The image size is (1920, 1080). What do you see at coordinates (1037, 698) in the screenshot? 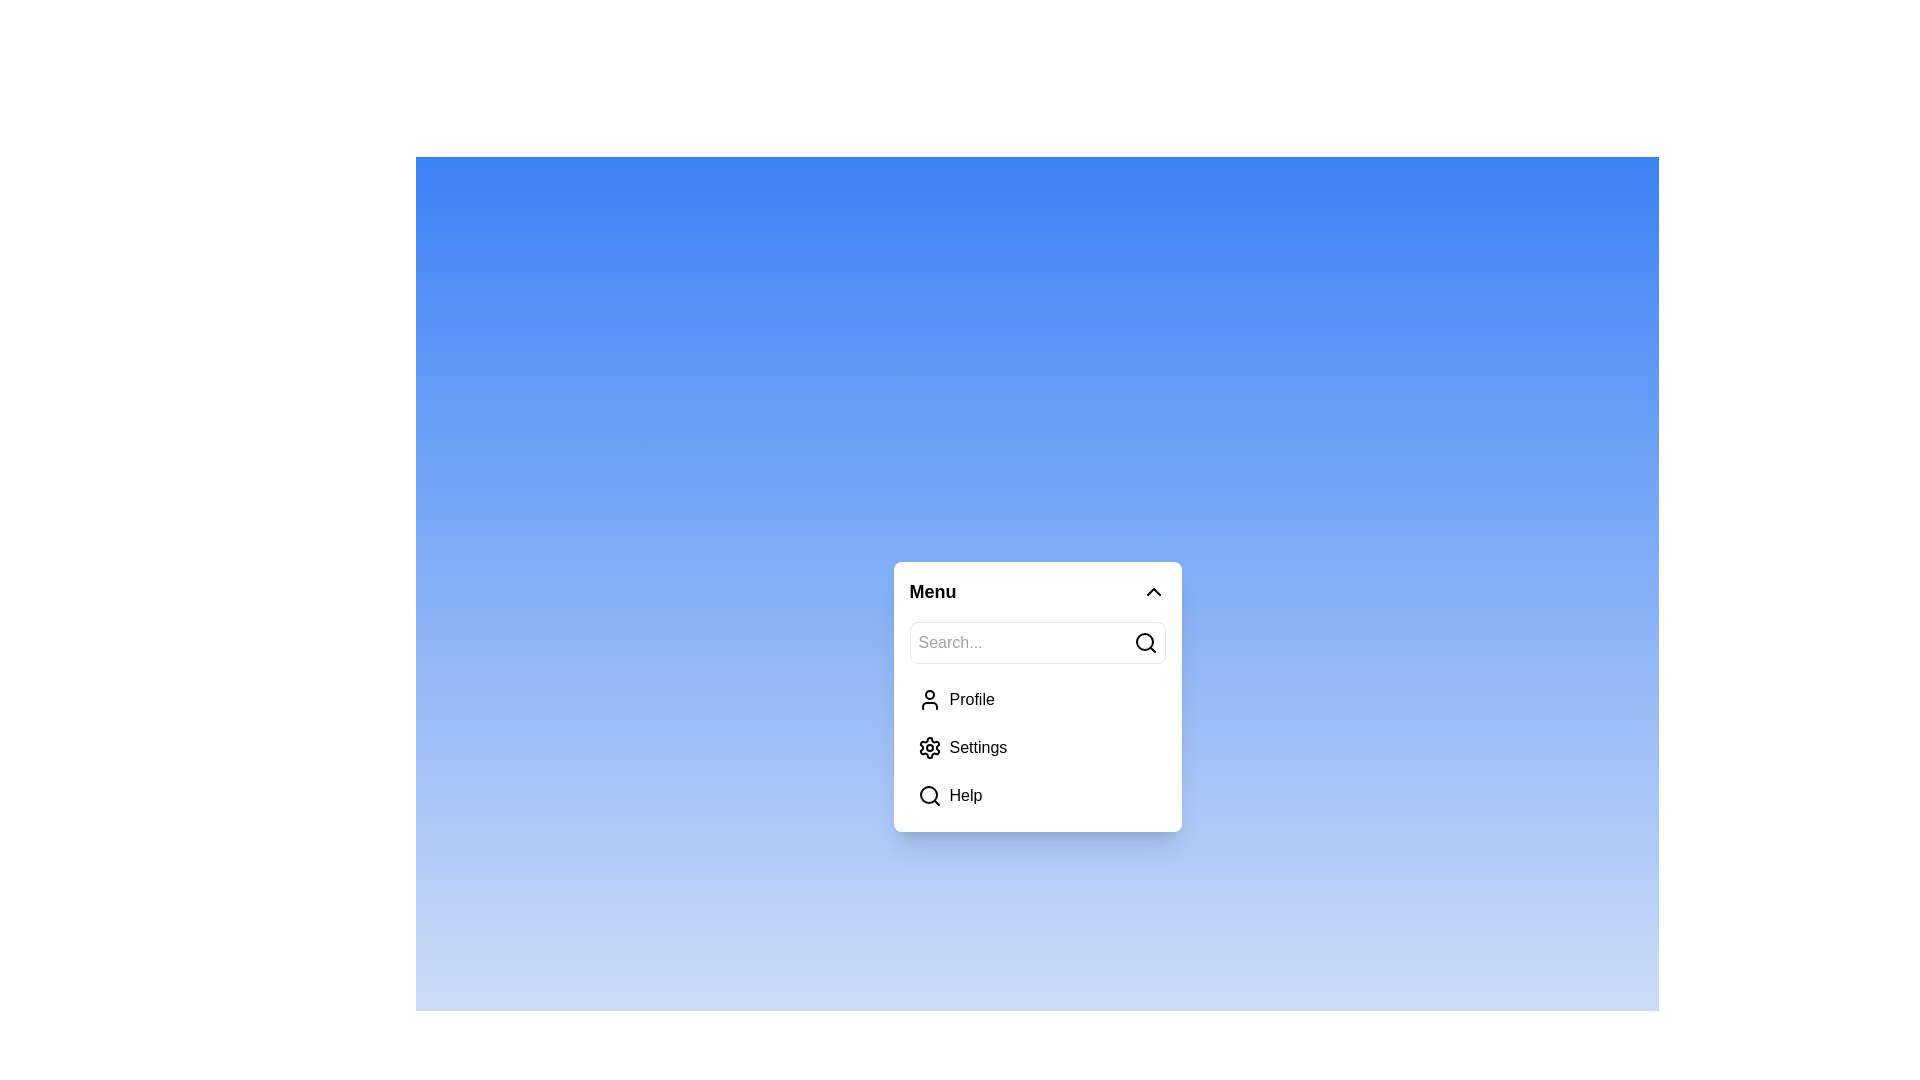
I see `the menu item Profile from the list` at bounding box center [1037, 698].